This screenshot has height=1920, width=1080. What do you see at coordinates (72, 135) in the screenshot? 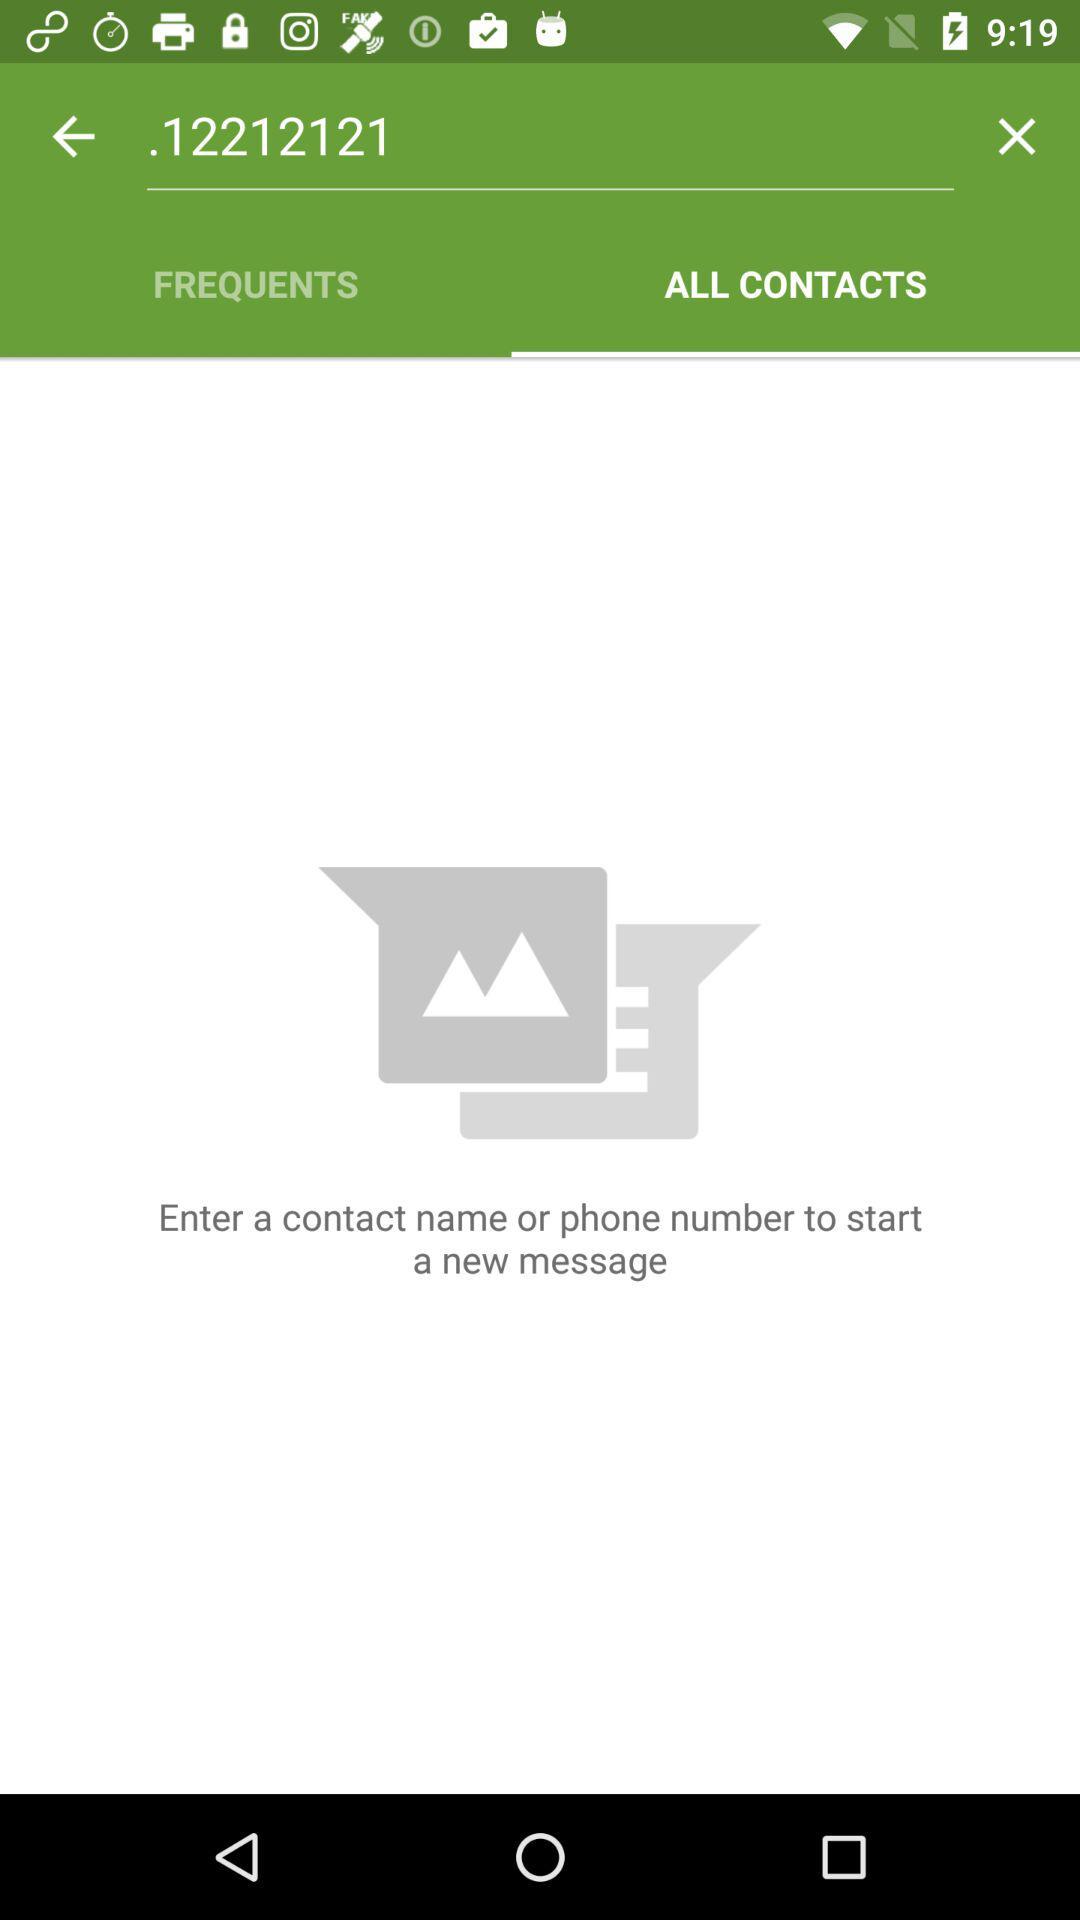
I see `icon to the left of the .12212121 icon` at bounding box center [72, 135].